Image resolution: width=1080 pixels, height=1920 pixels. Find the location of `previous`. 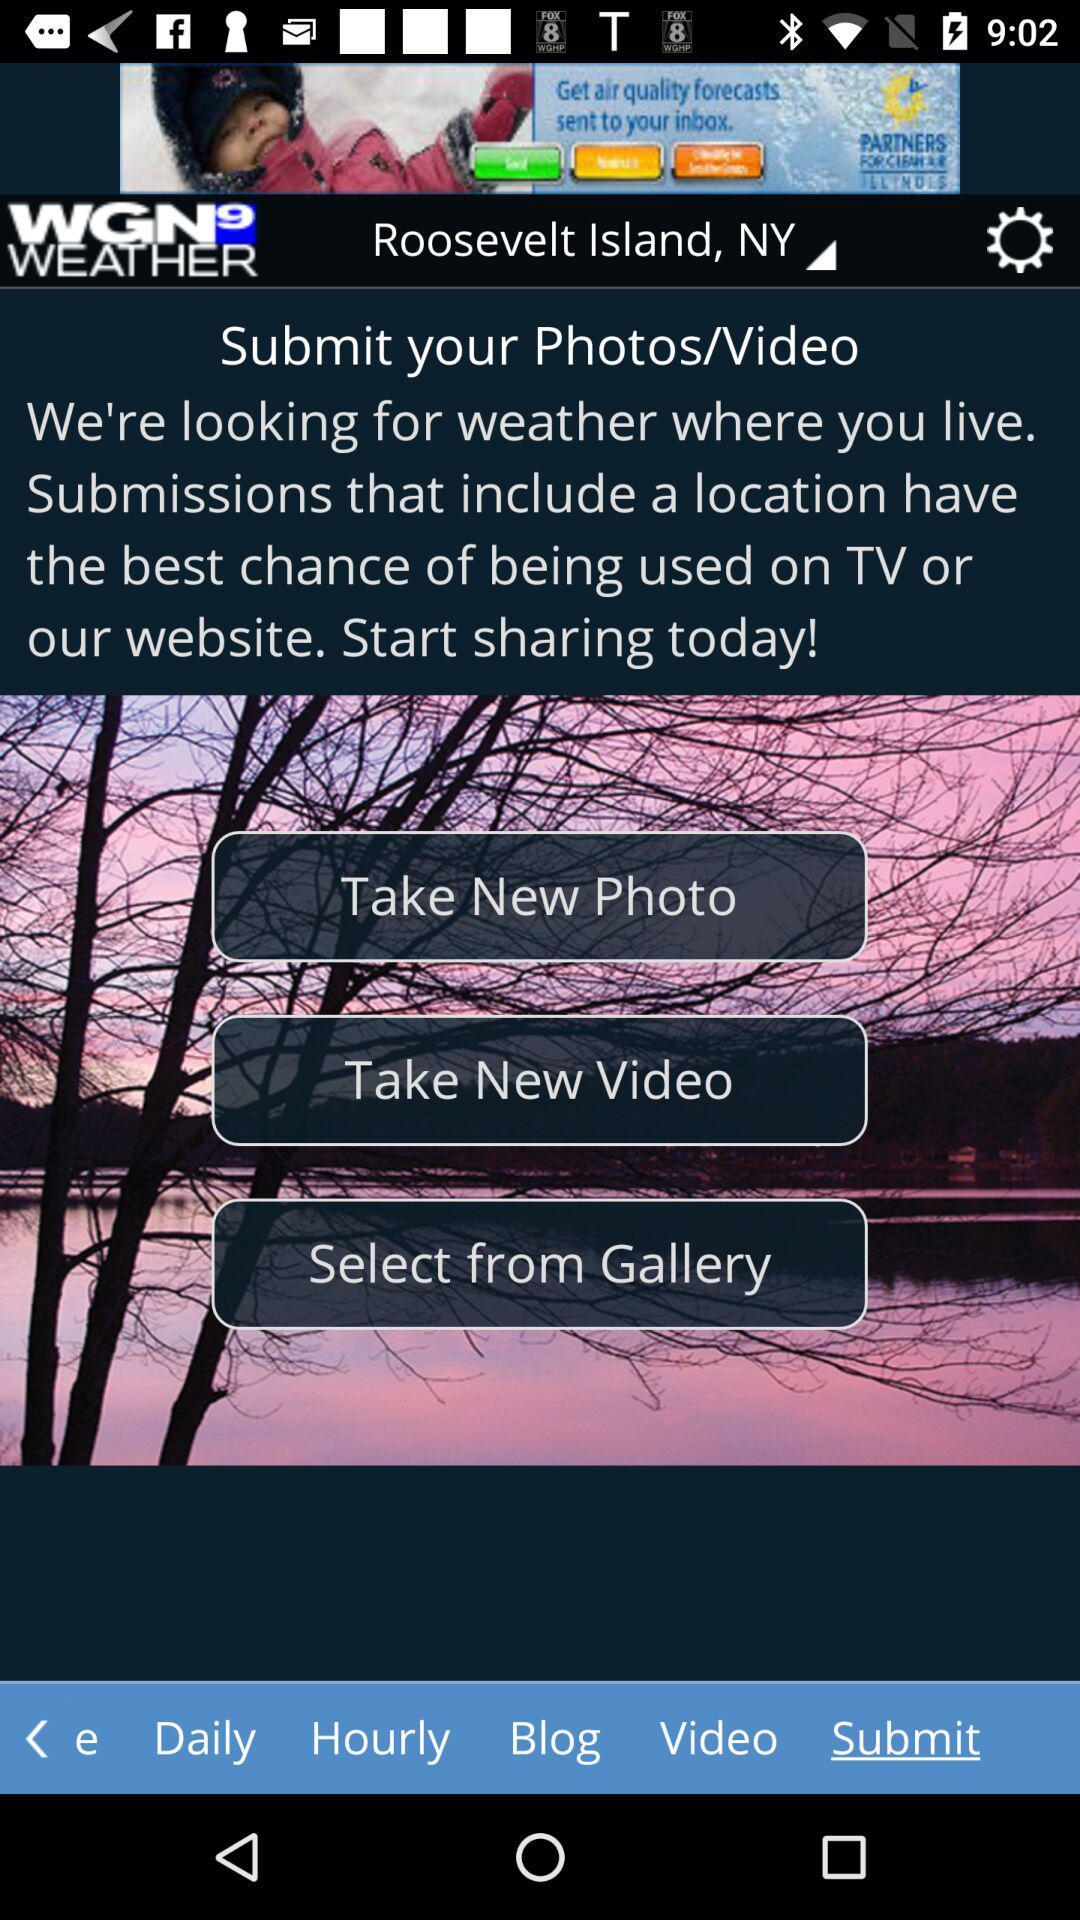

previous is located at coordinates (36, 1737).